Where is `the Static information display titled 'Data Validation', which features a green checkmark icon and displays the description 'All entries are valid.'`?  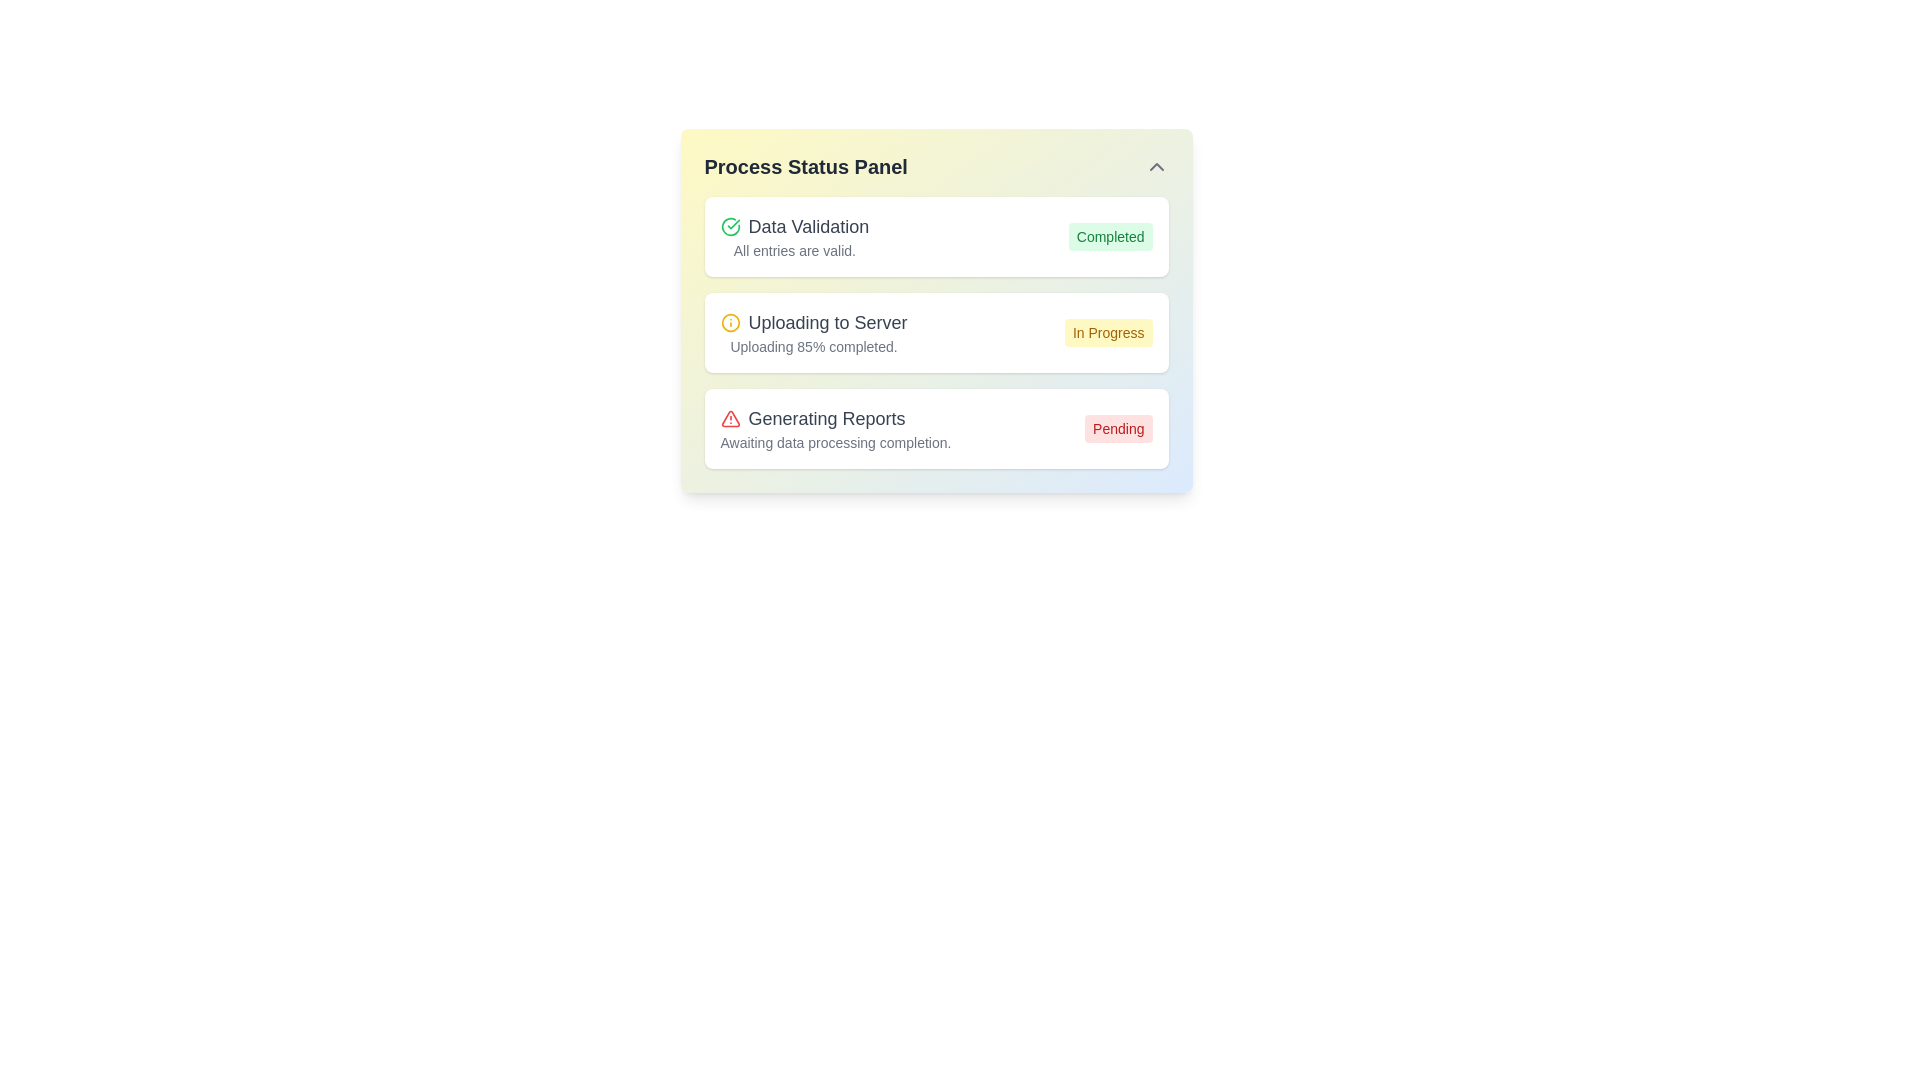 the Static information display titled 'Data Validation', which features a green checkmark icon and displays the description 'All entries are valid.' is located at coordinates (793, 235).